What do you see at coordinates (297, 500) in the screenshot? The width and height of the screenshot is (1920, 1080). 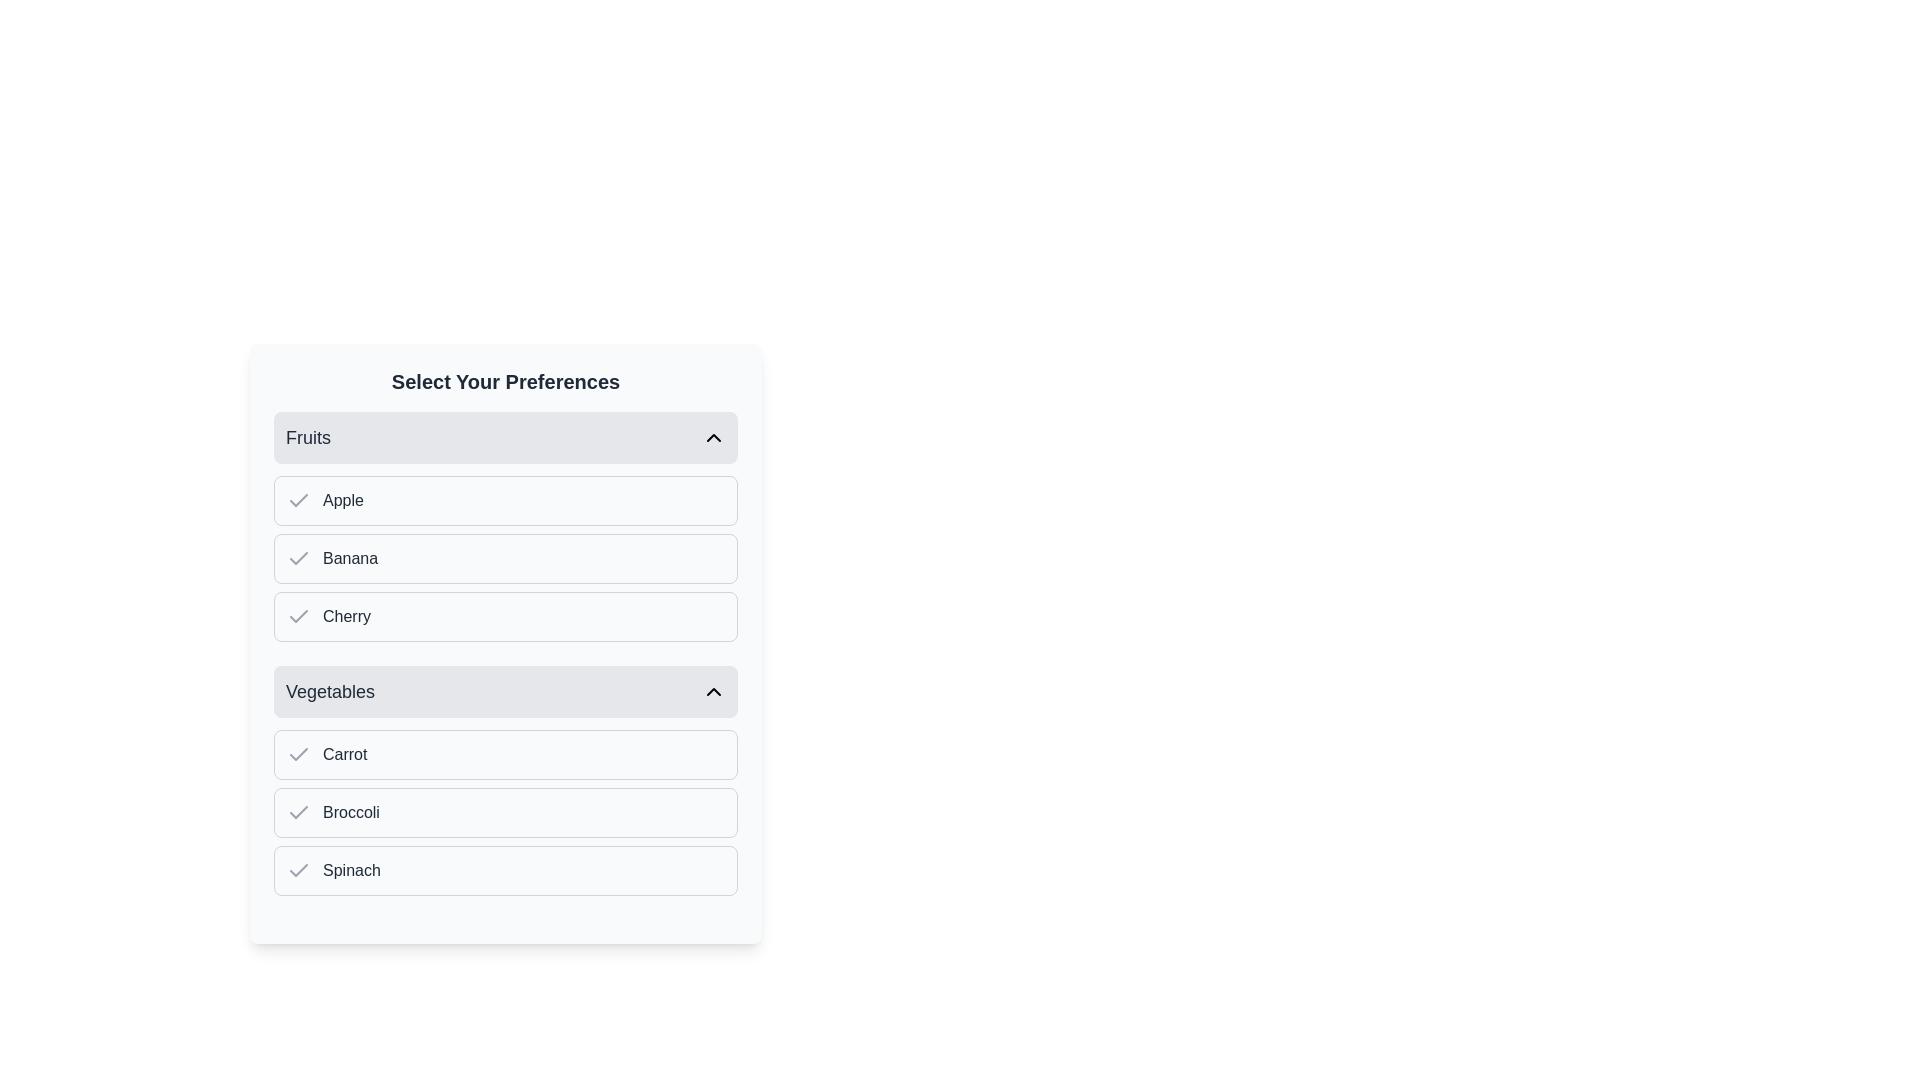 I see `the checkmark icon located to the left of the text label 'Apple', which is styled with a rounded shape and gray color` at bounding box center [297, 500].